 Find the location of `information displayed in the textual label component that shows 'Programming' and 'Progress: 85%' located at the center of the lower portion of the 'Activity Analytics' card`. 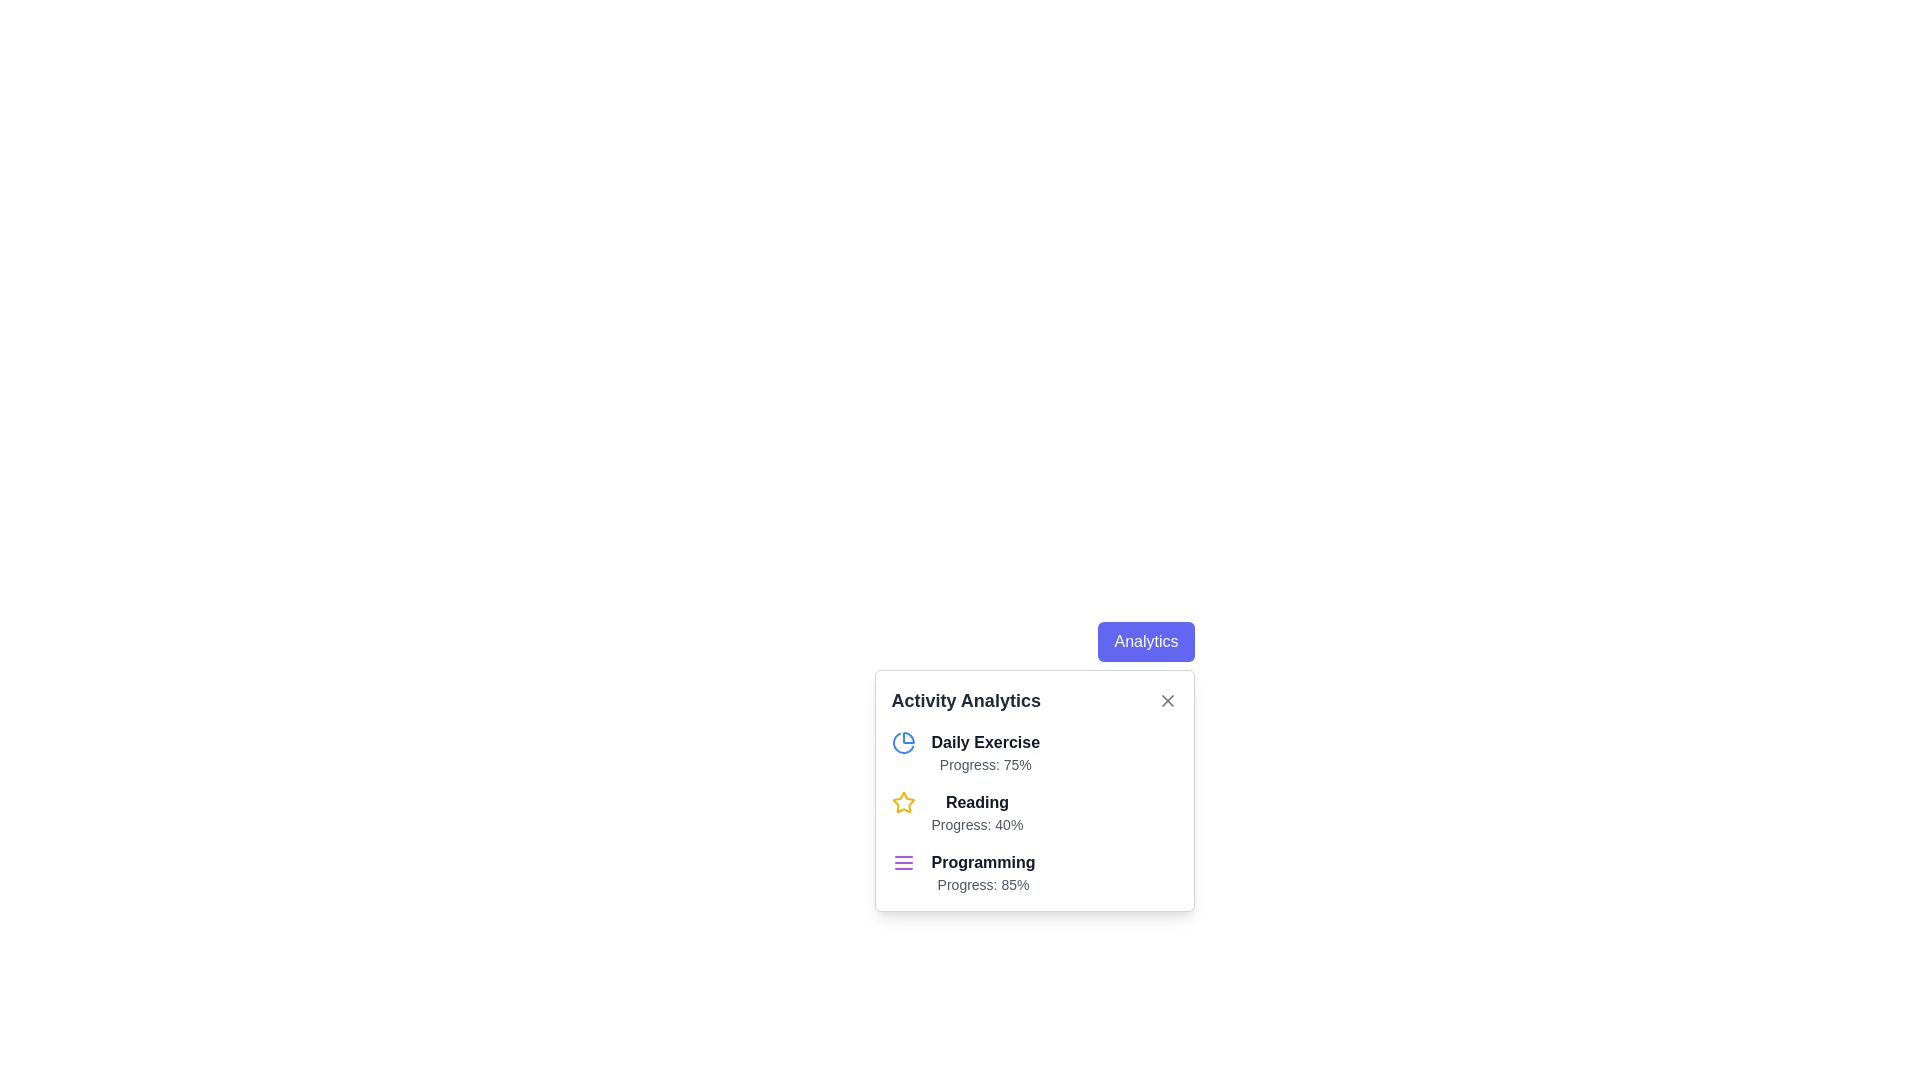

information displayed in the textual label component that shows 'Programming' and 'Progress: 85%' located at the center of the lower portion of the 'Activity Analytics' card is located at coordinates (983, 871).